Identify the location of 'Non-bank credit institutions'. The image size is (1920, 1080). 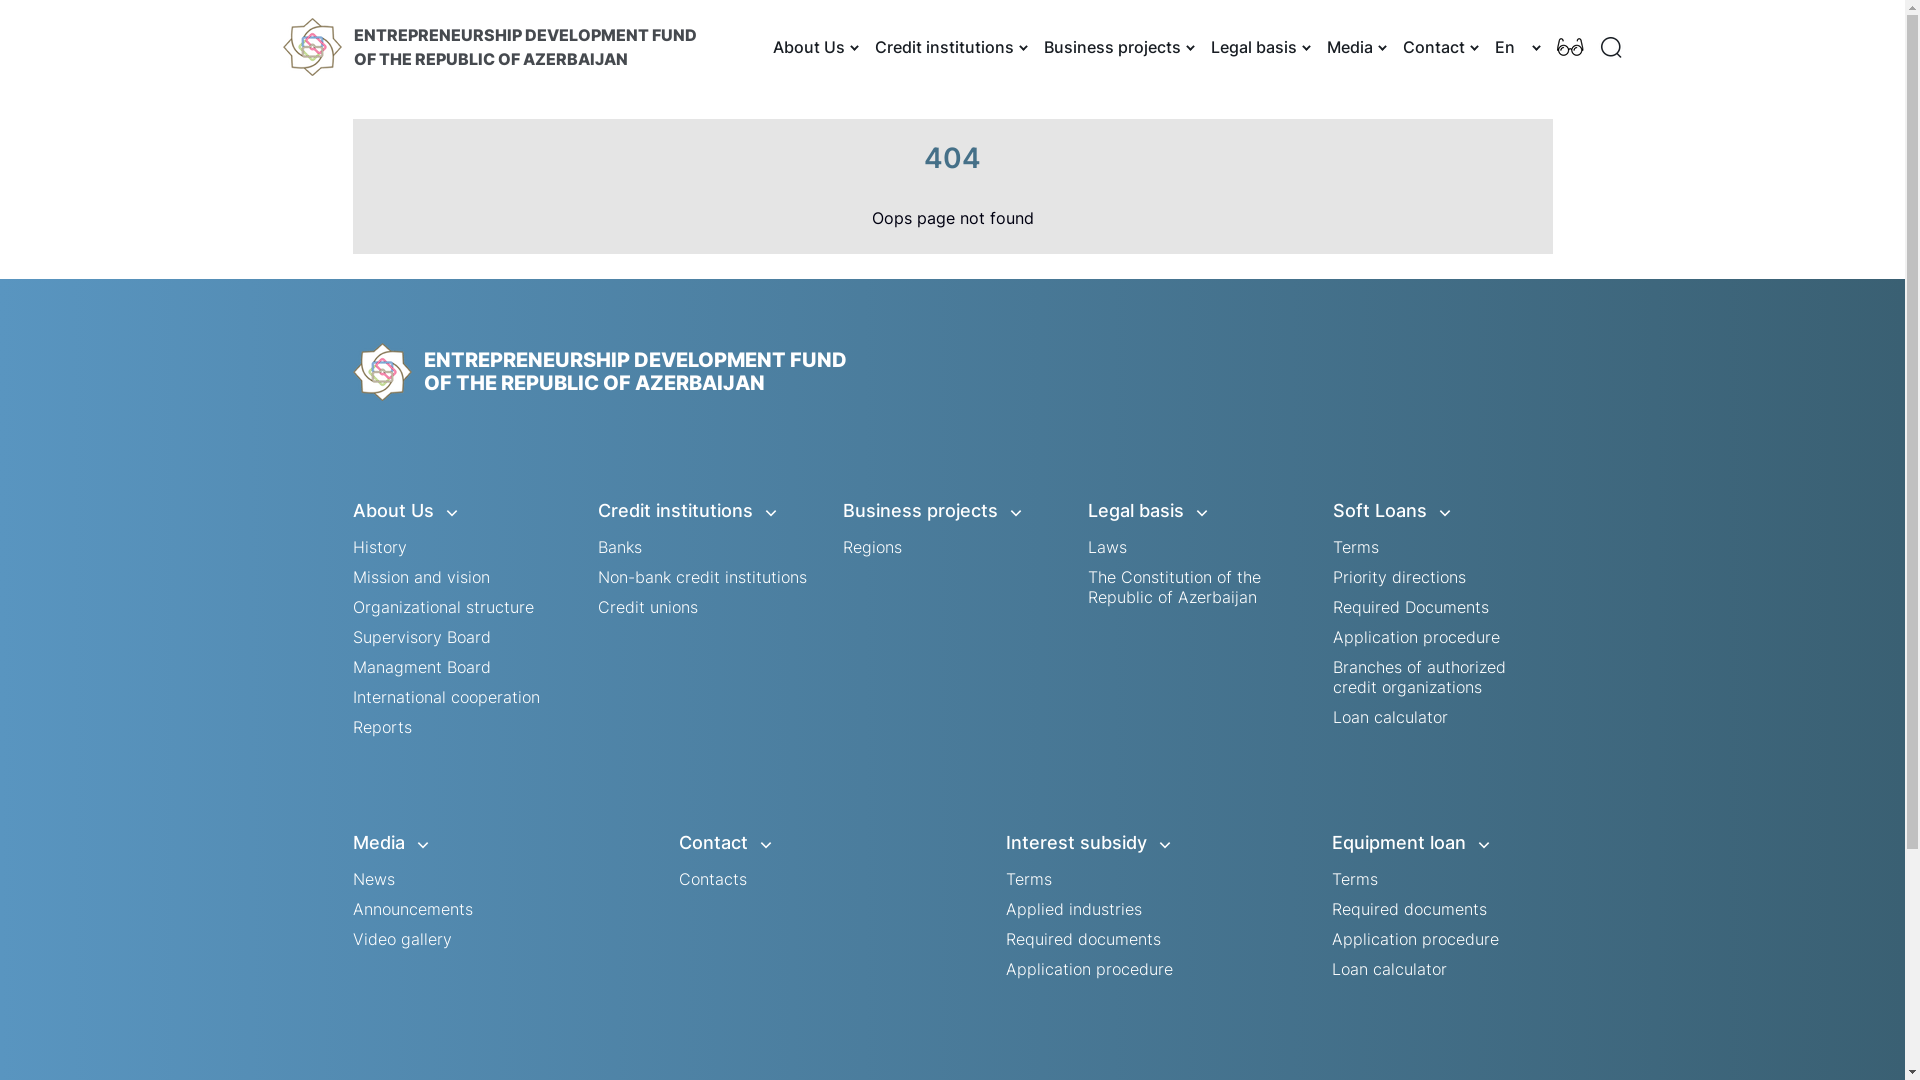
(702, 577).